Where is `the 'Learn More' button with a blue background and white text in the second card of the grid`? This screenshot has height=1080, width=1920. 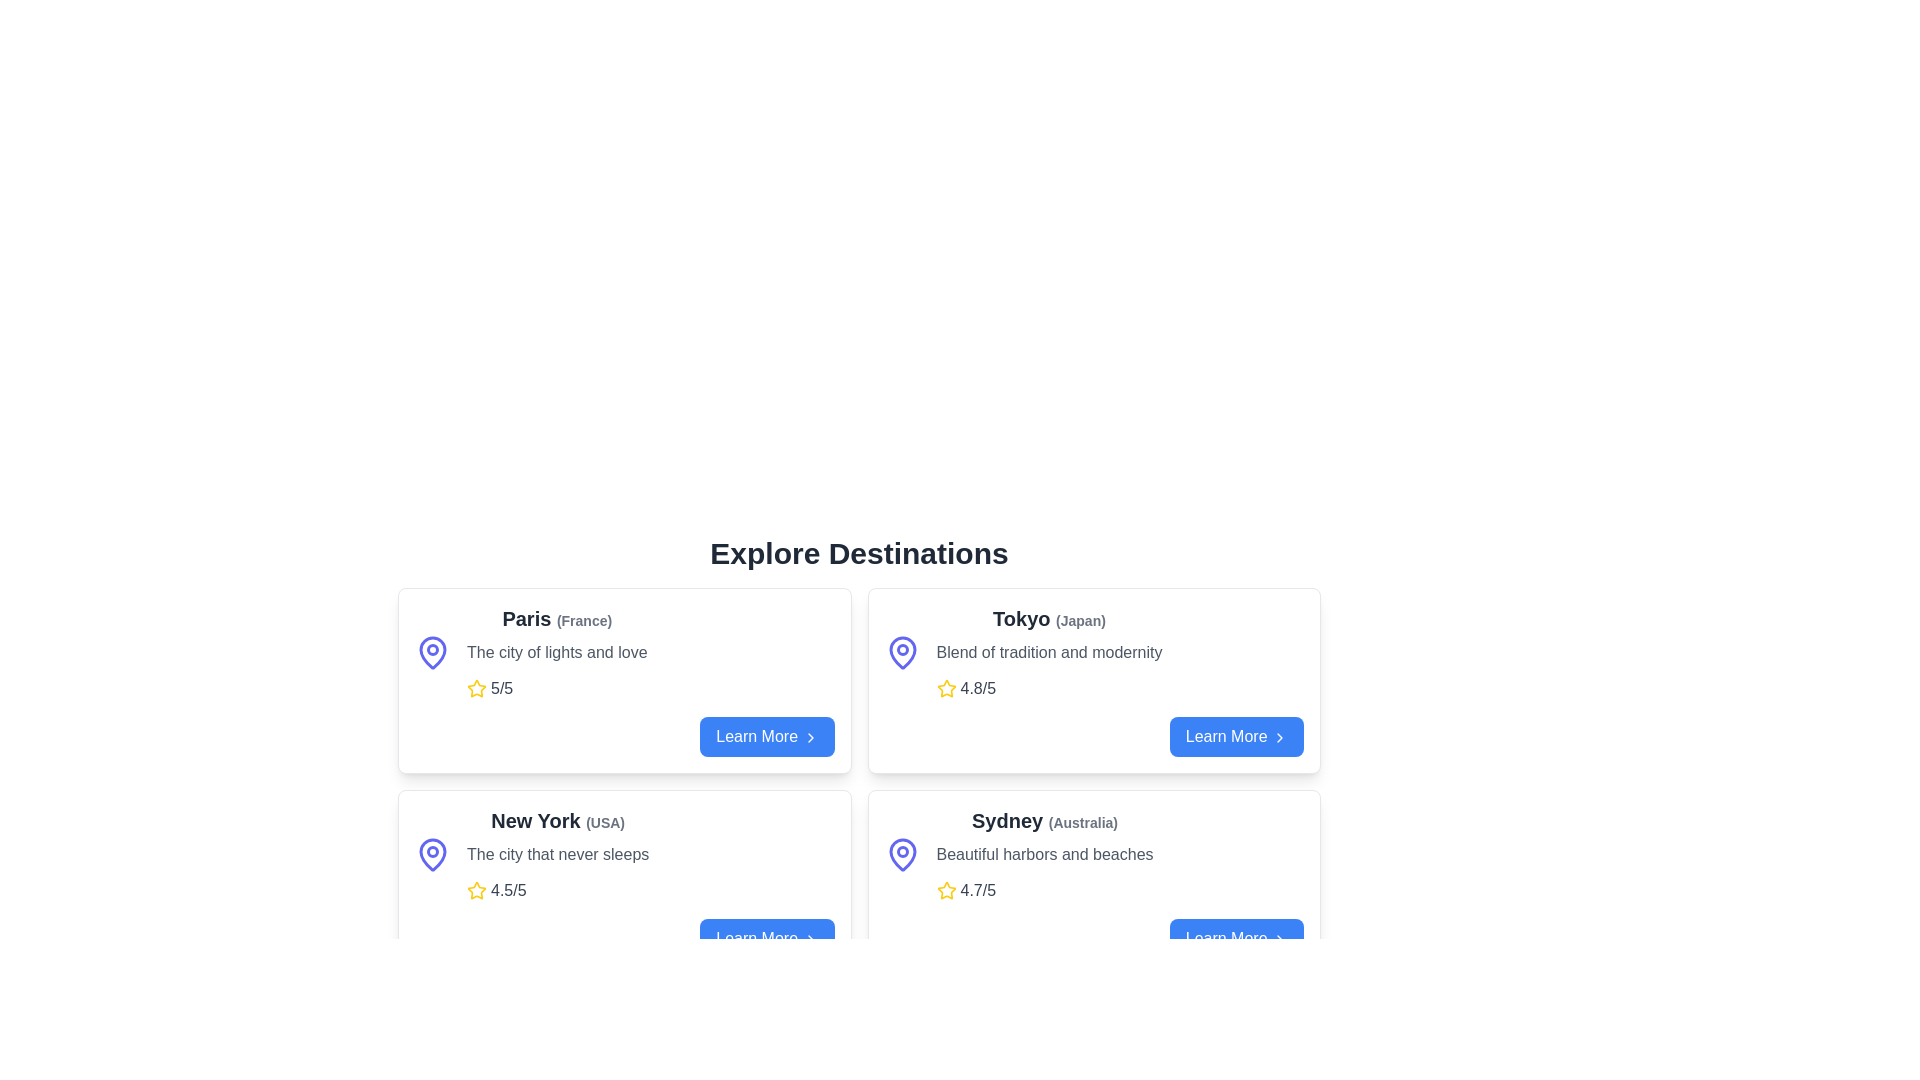
the 'Learn More' button with a blue background and white text in the second card of the grid is located at coordinates (766, 736).